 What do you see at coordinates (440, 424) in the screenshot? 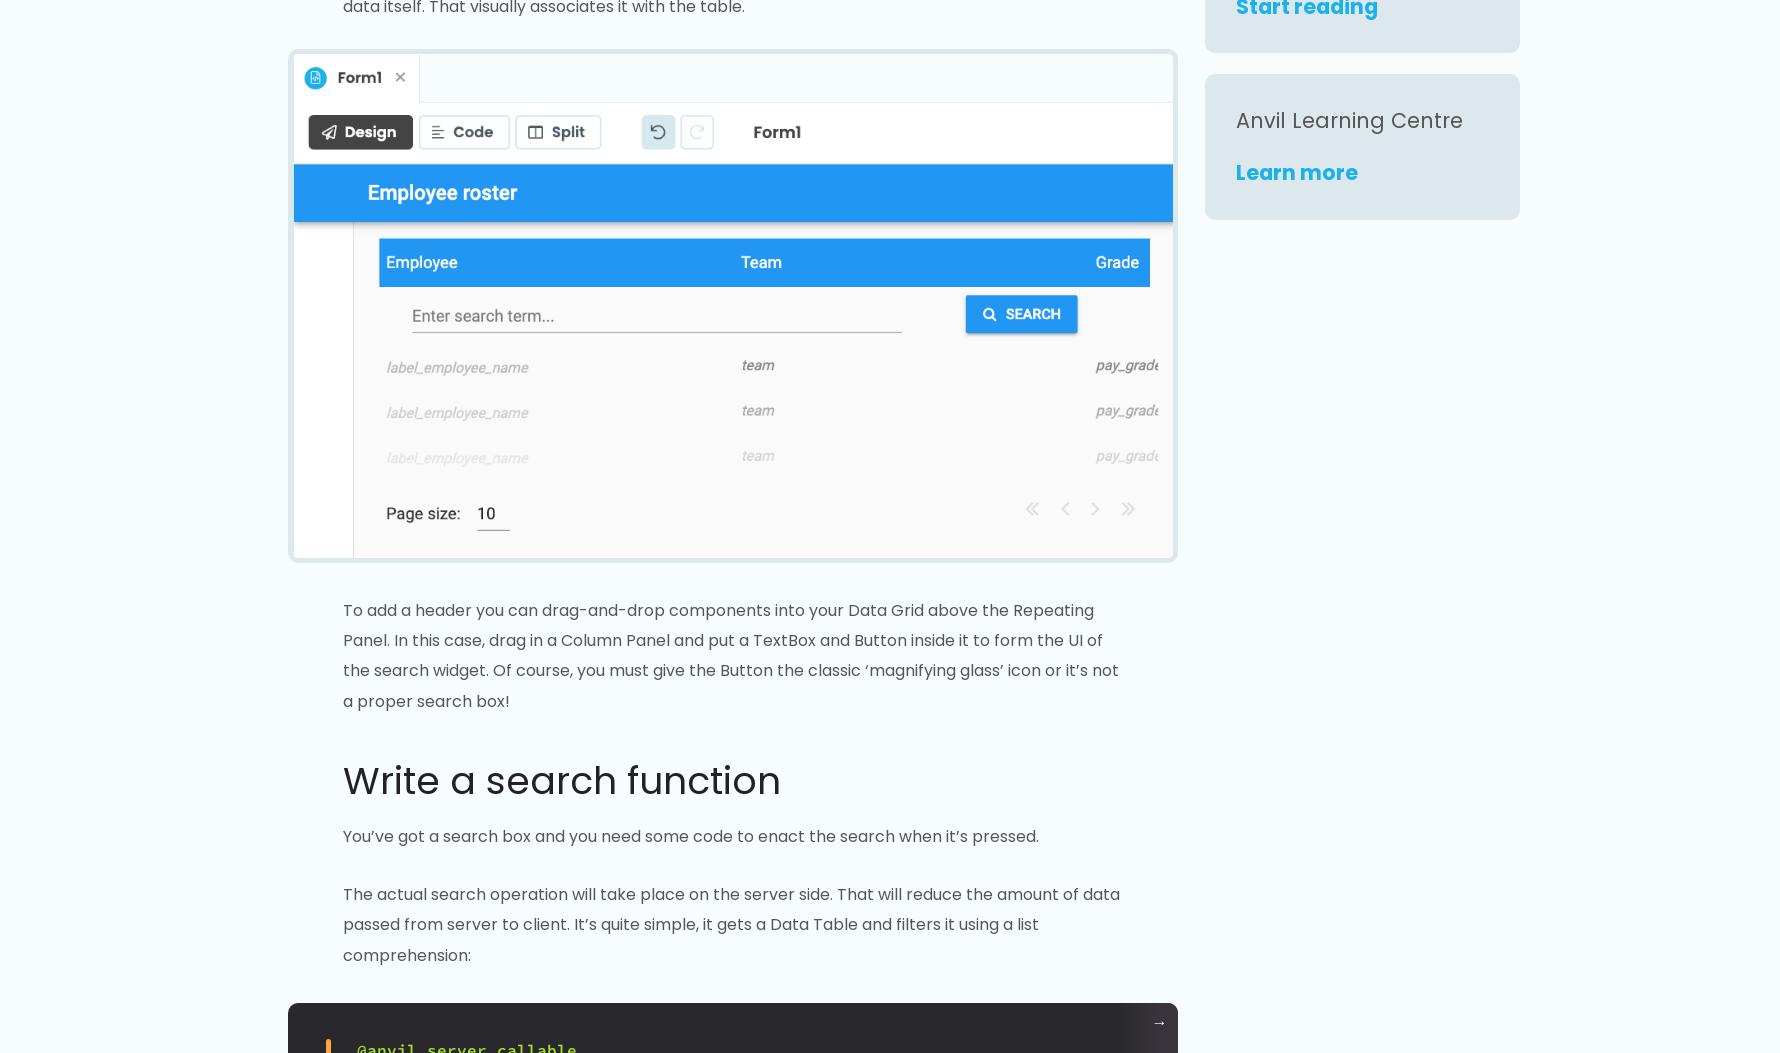
I see `'Getting started'` at bounding box center [440, 424].